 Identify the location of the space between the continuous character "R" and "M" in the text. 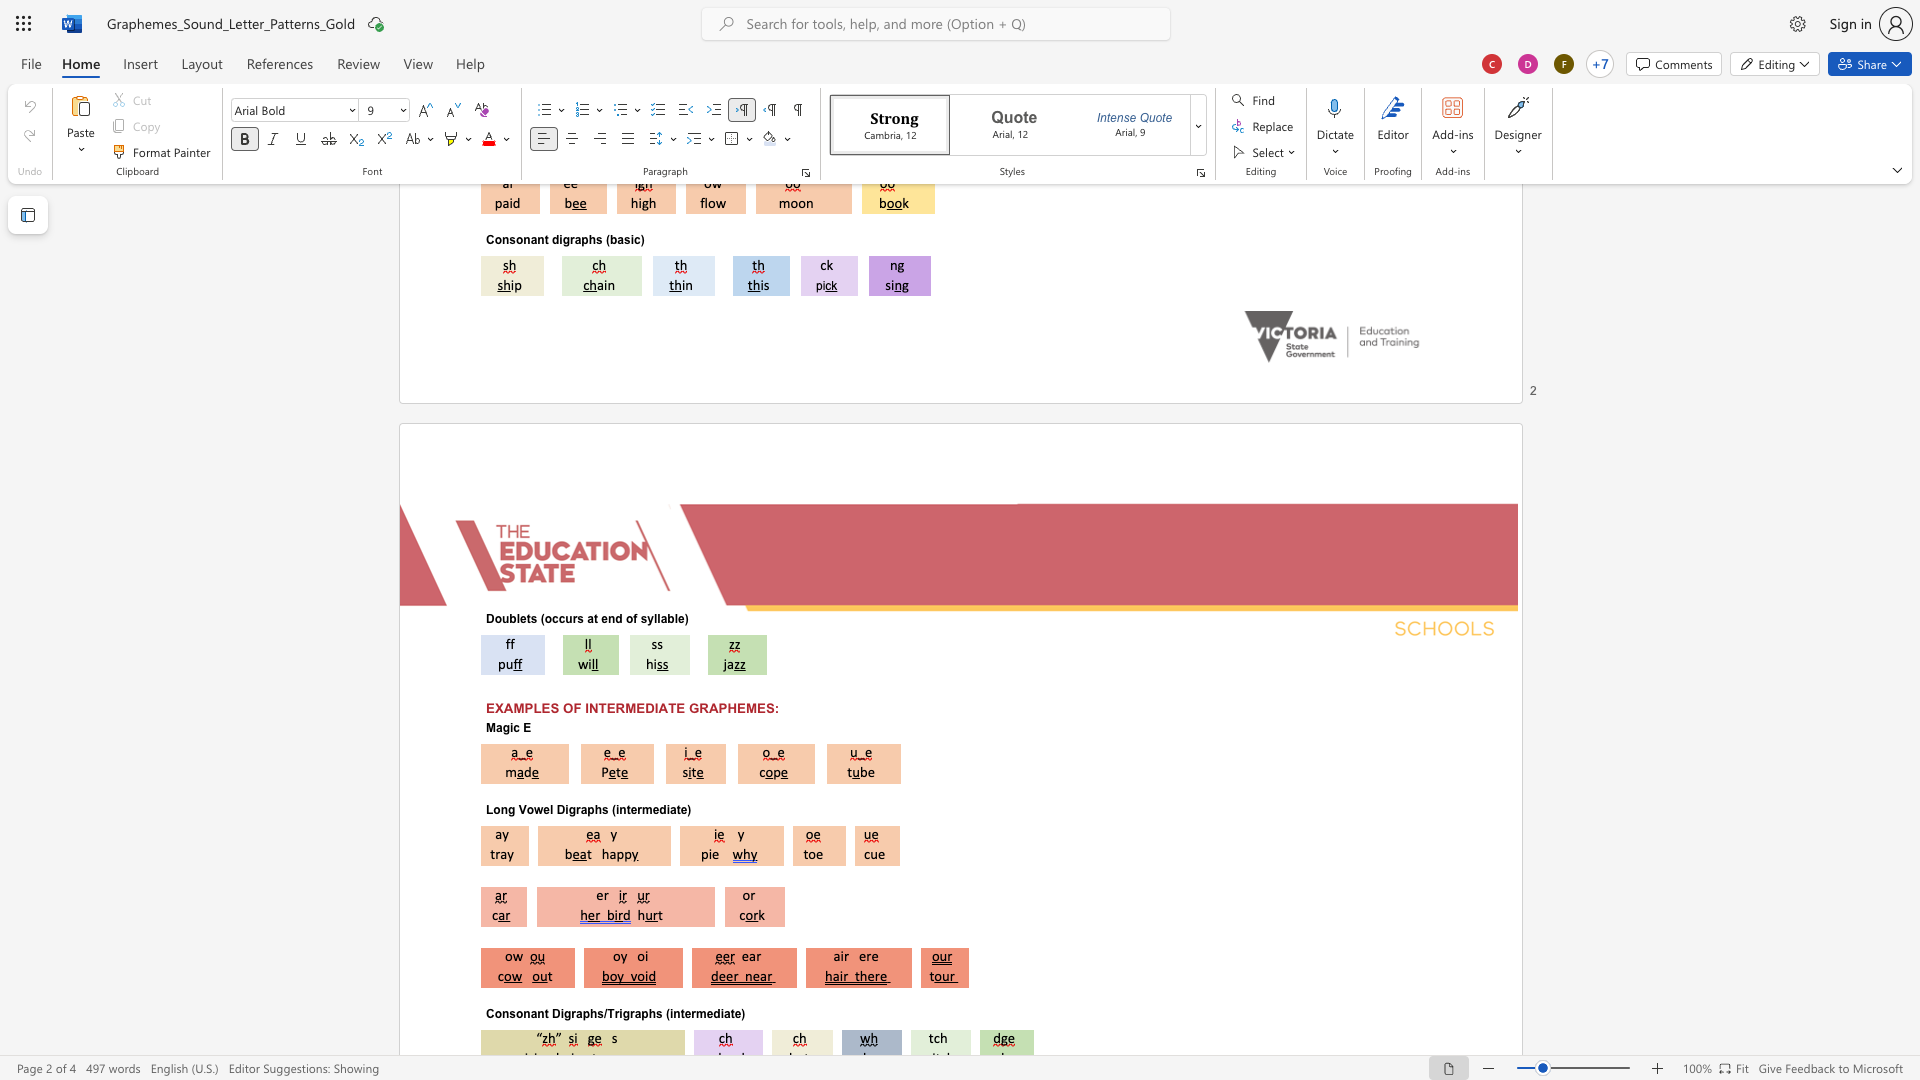
(624, 707).